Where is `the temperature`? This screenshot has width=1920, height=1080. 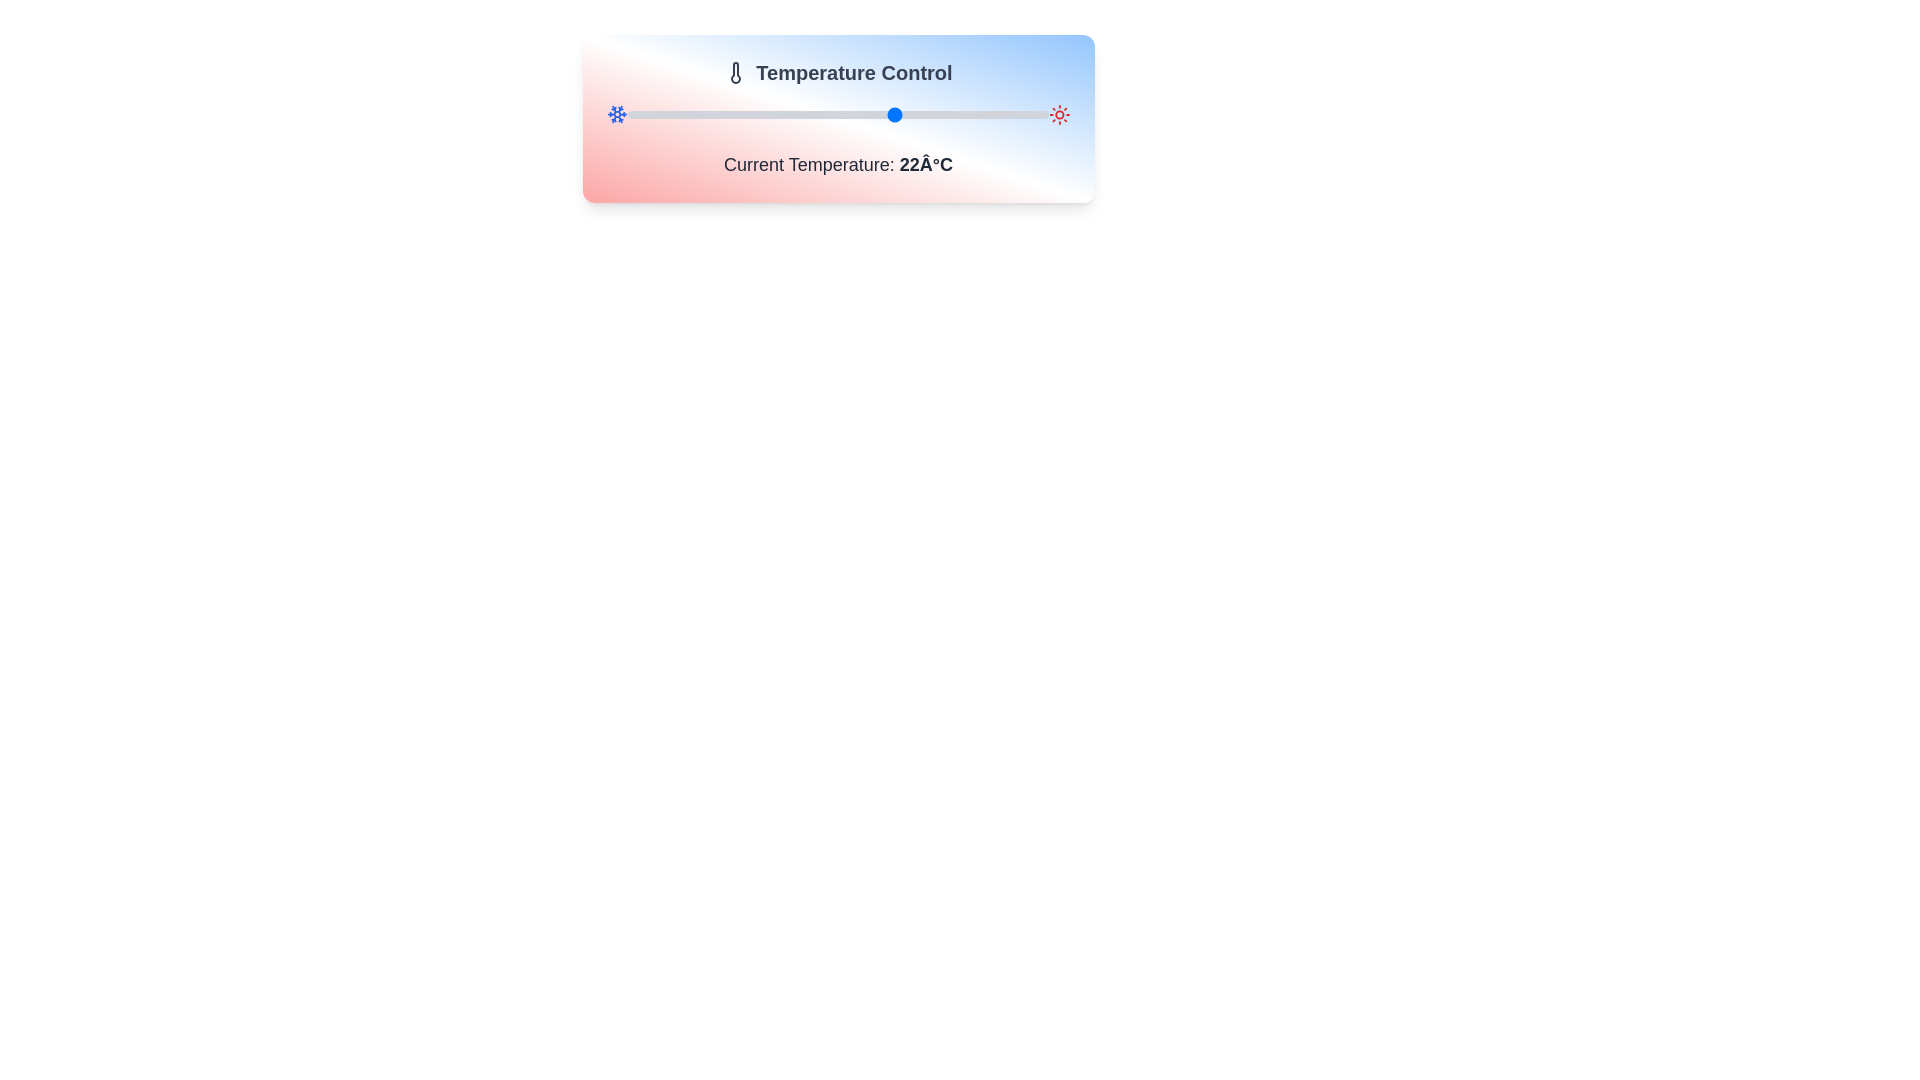 the temperature is located at coordinates (821, 115).